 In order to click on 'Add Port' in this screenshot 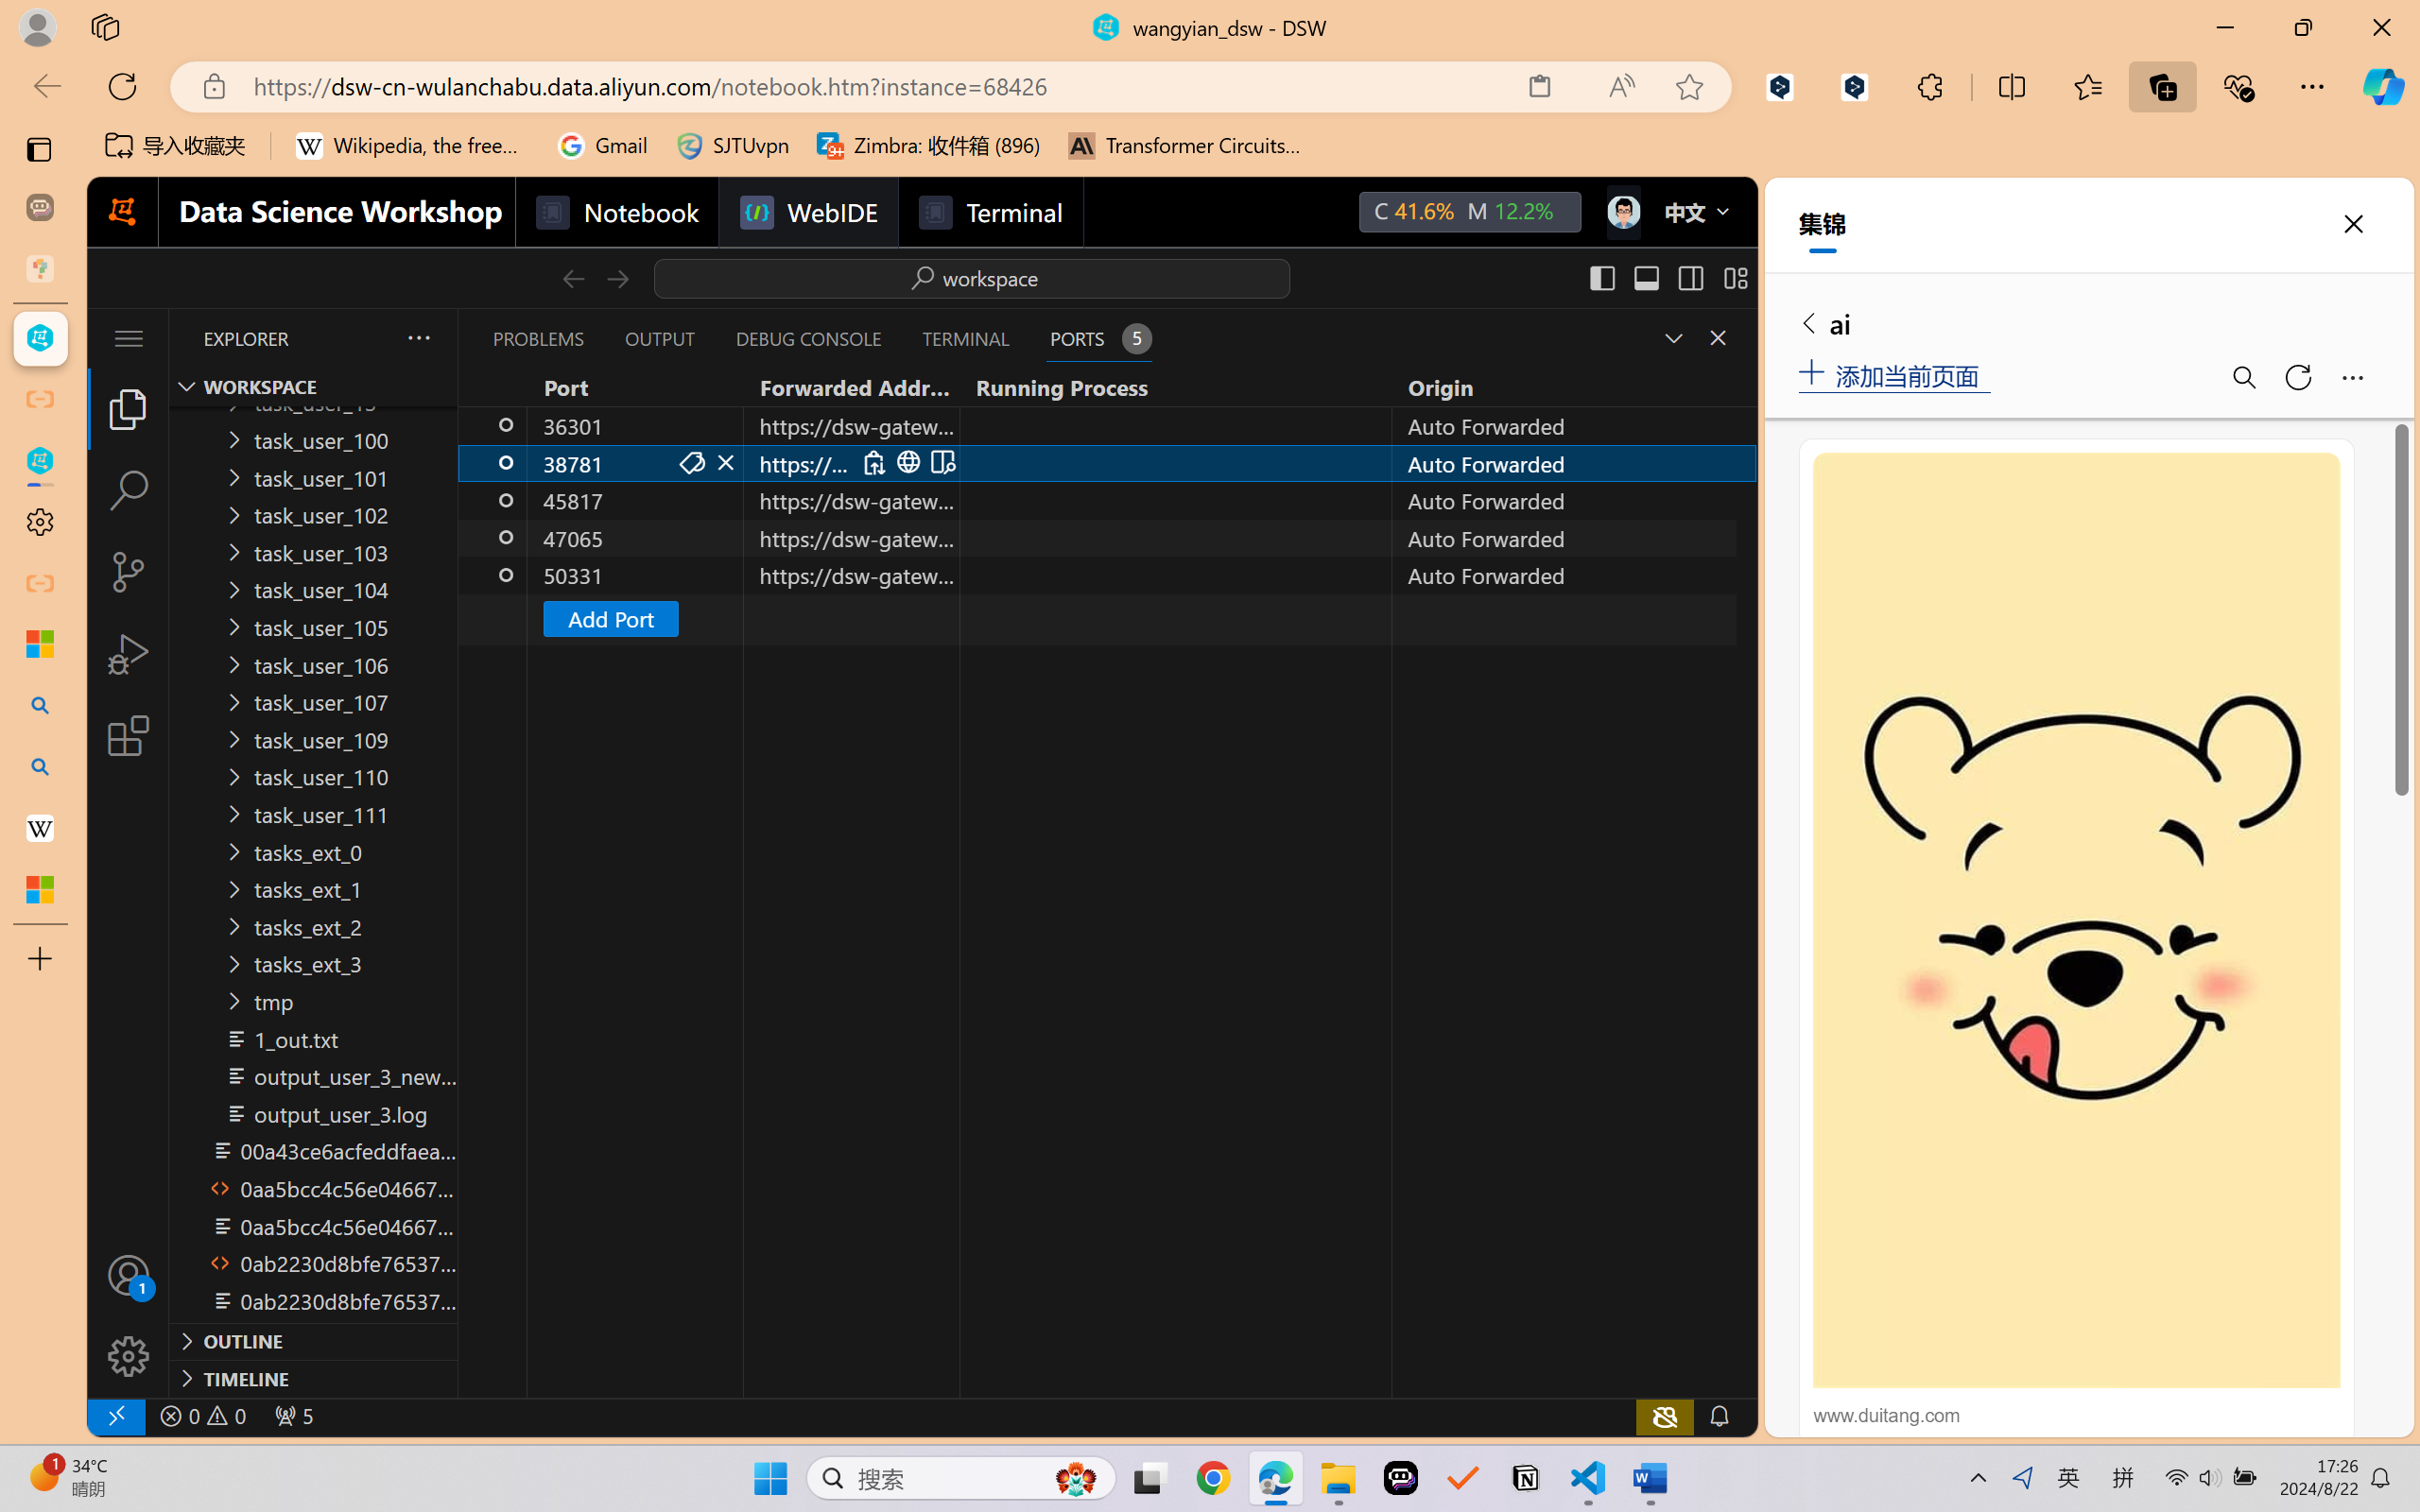, I will do `click(609, 618)`.